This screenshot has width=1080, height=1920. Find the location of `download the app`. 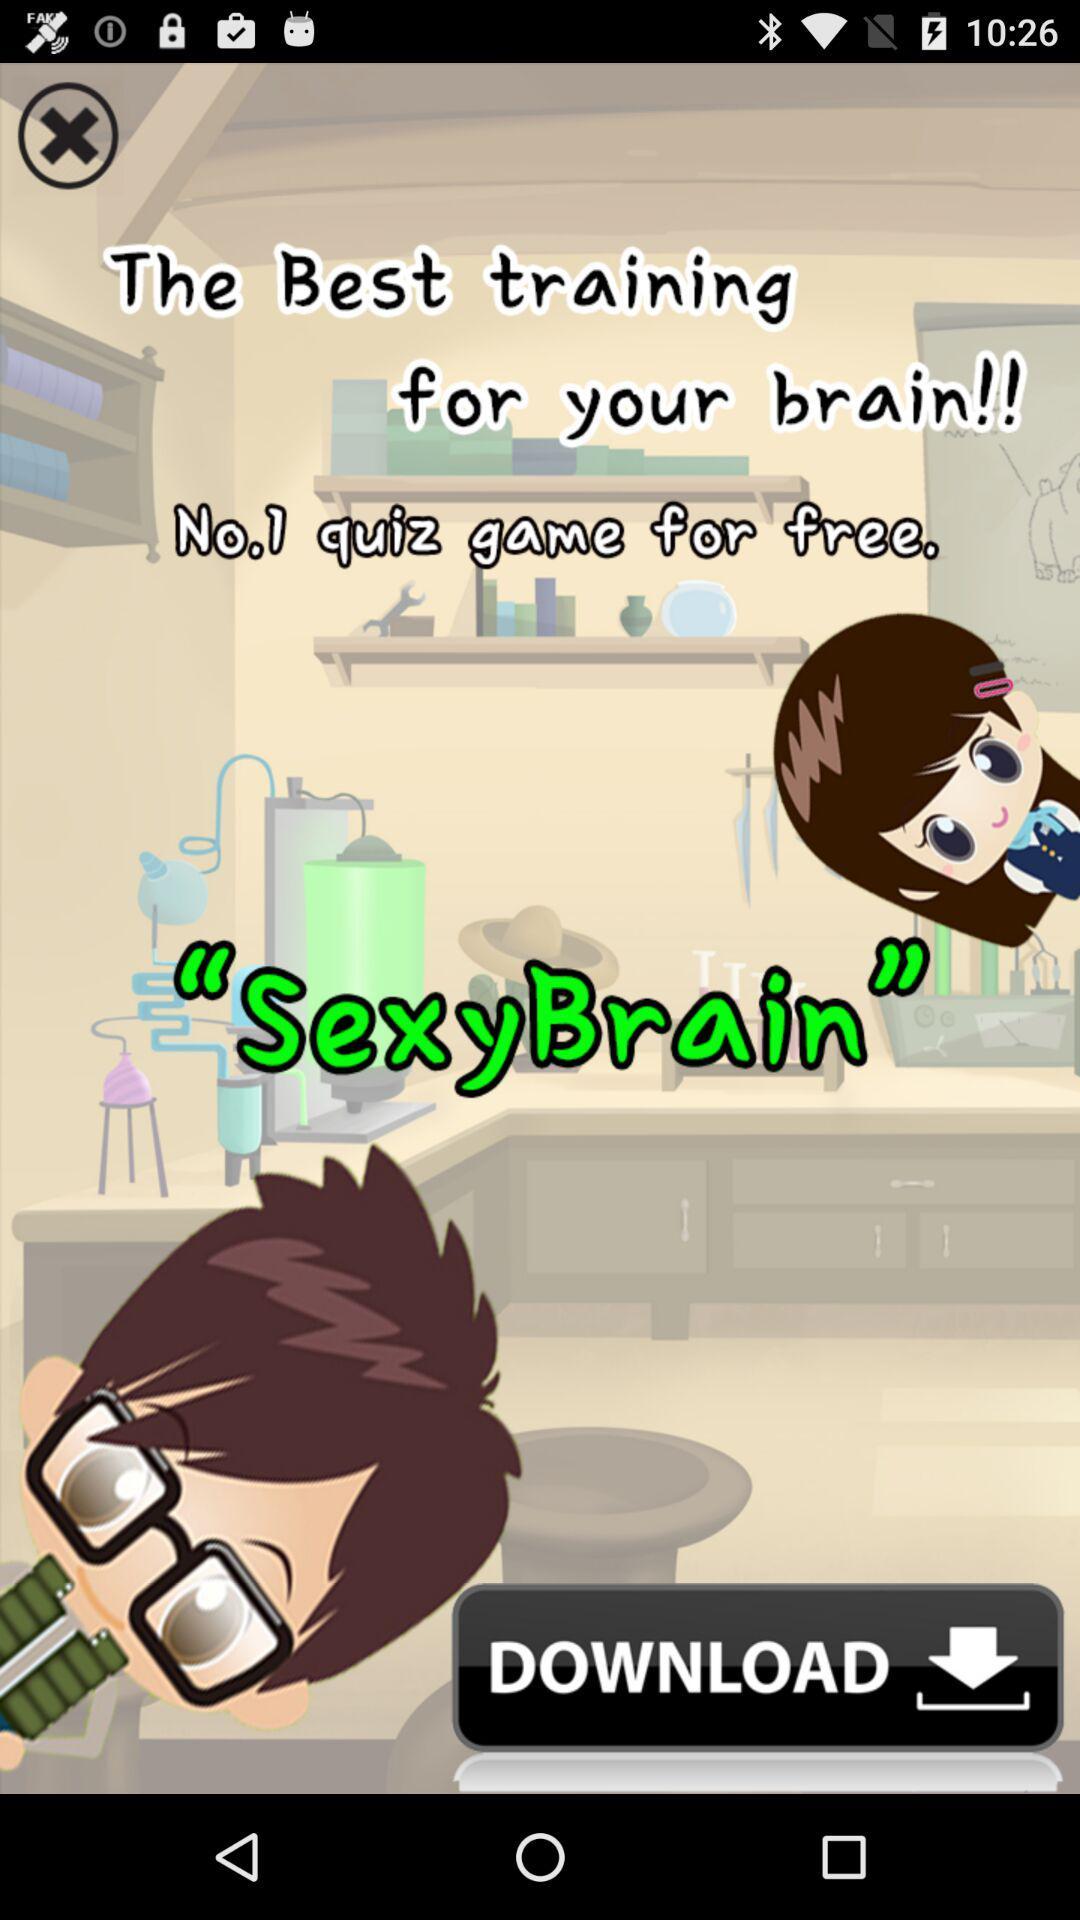

download the app is located at coordinates (540, 1687).